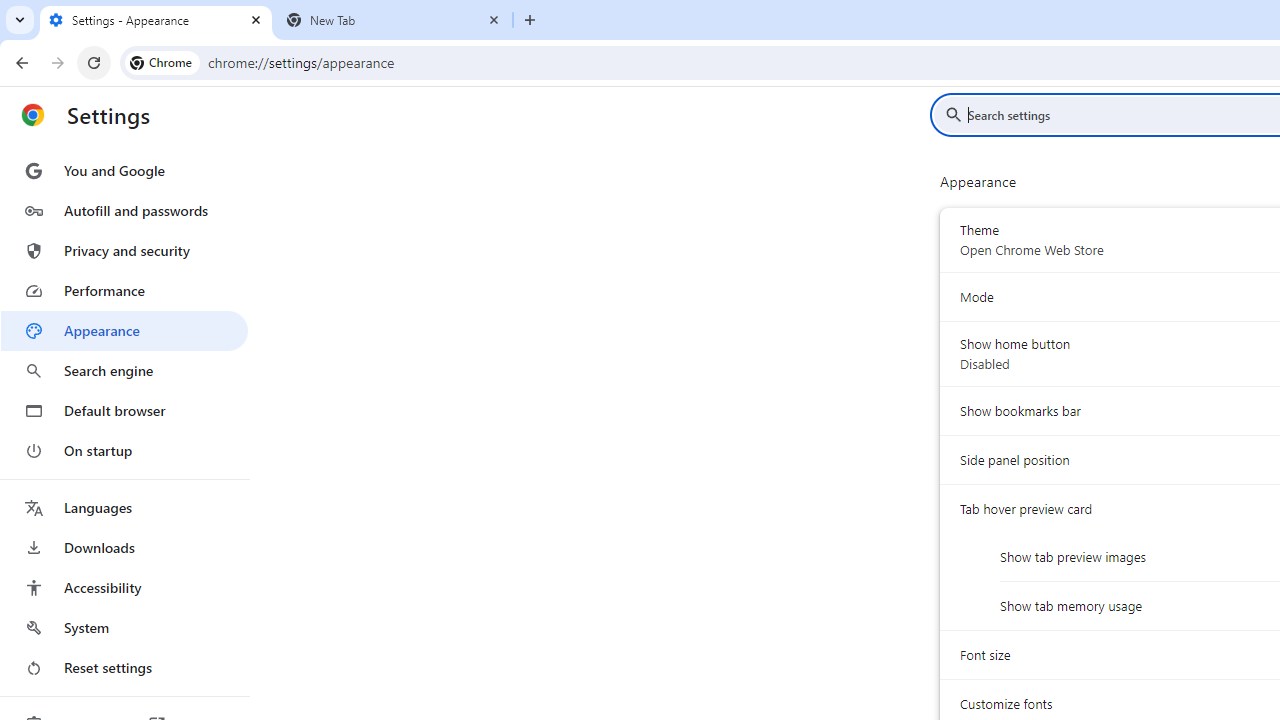 This screenshot has width=1280, height=720. What do you see at coordinates (123, 290) in the screenshot?
I see `'Performance'` at bounding box center [123, 290].